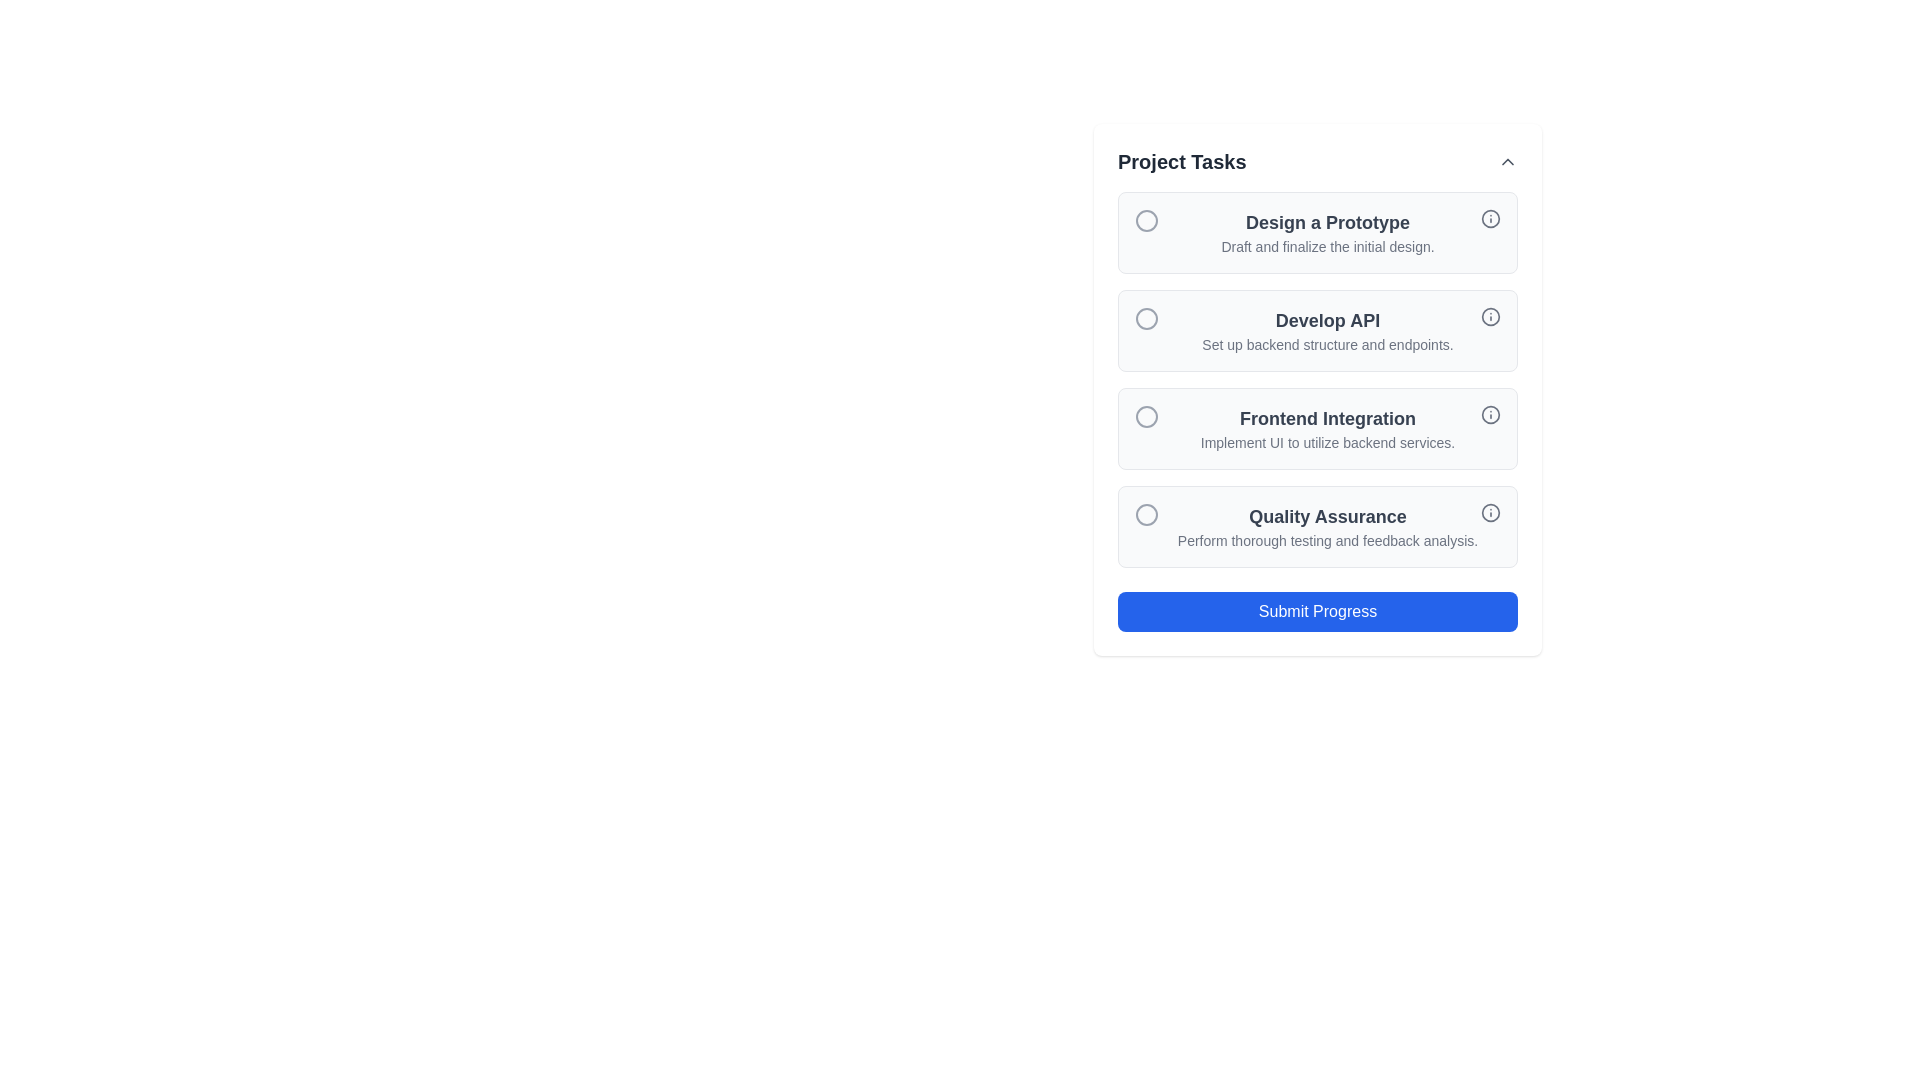 This screenshot has height=1080, width=1920. What do you see at coordinates (1328, 319) in the screenshot?
I see `the header label 'Develop API' styled in bold, large grayish-blue font, which is the title of the second item in the 'Project Tasks' card, located between 'Design a Prototype' and its description` at bounding box center [1328, 319].